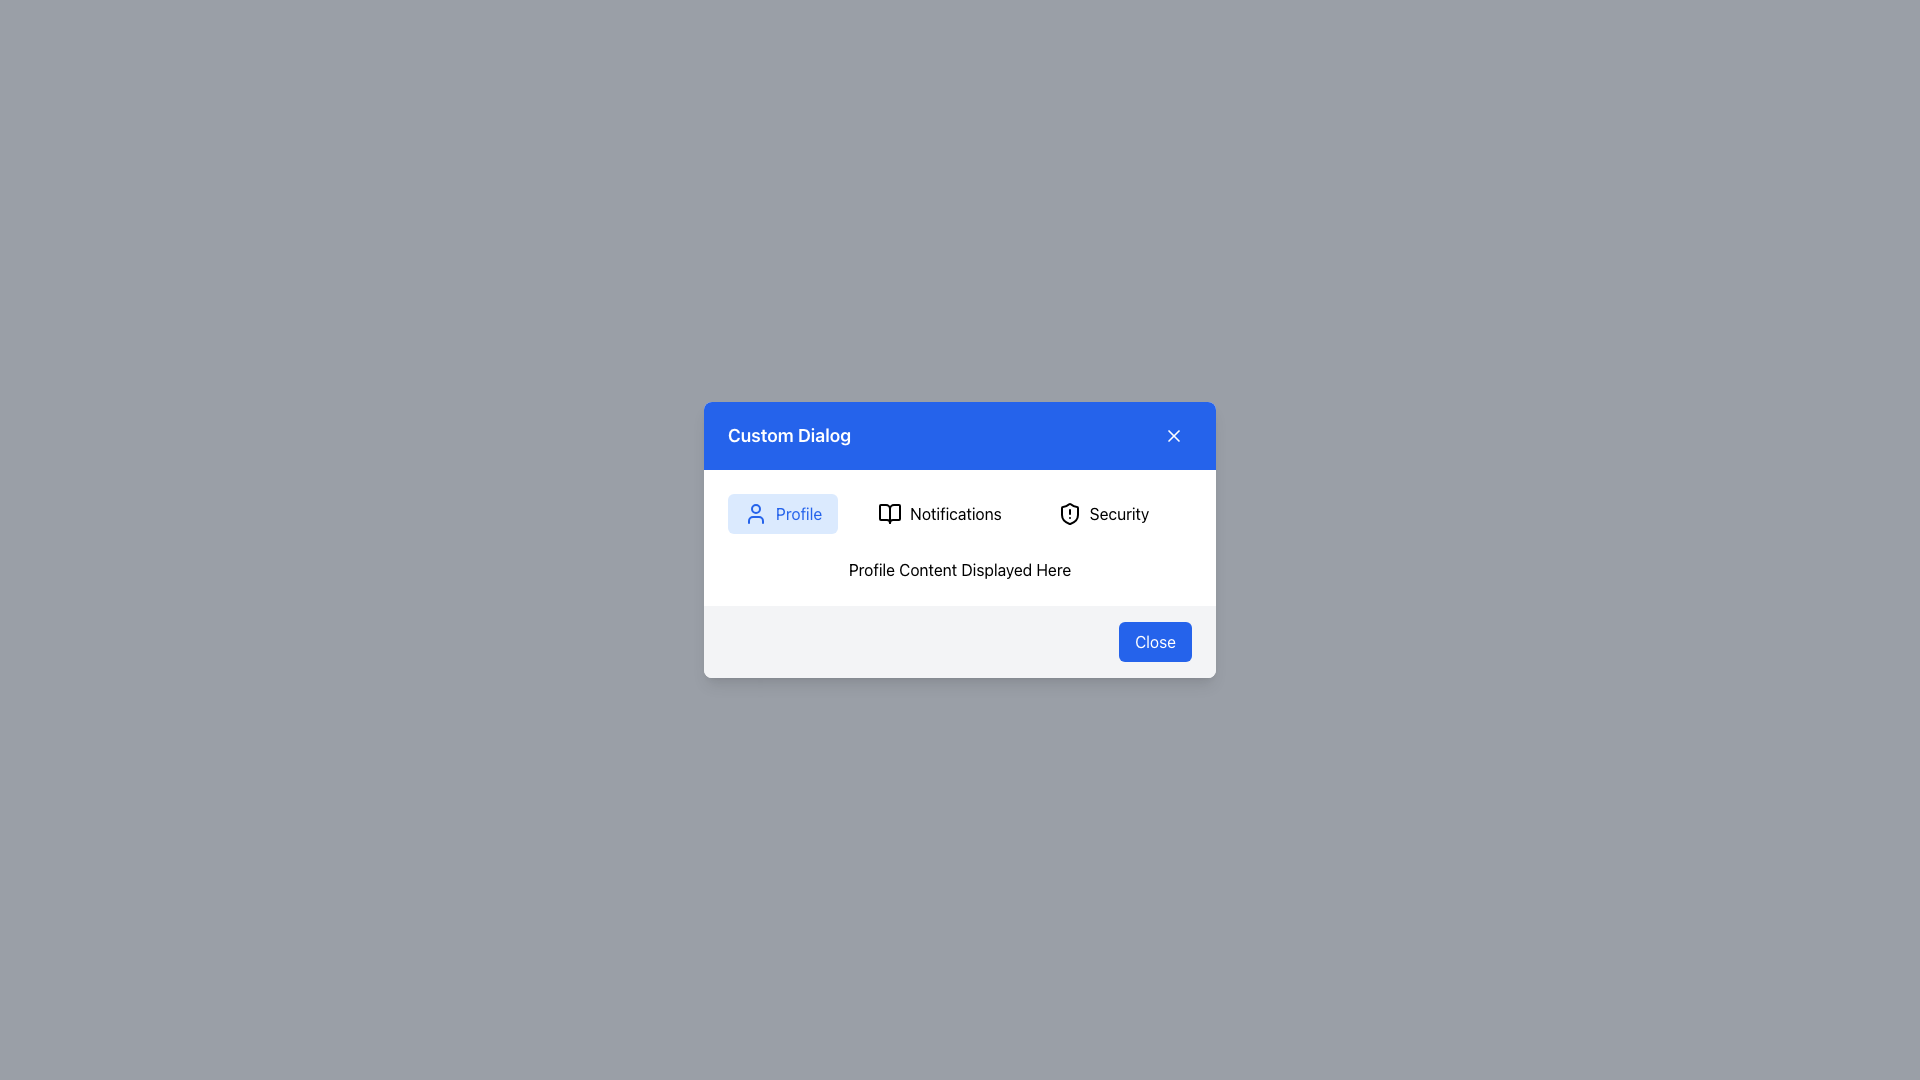  Describe the element at coordinates (1102, 512) in the screenshot. I see `the security settings navigation button located in the third position of the horizontal navigation row` at that location.